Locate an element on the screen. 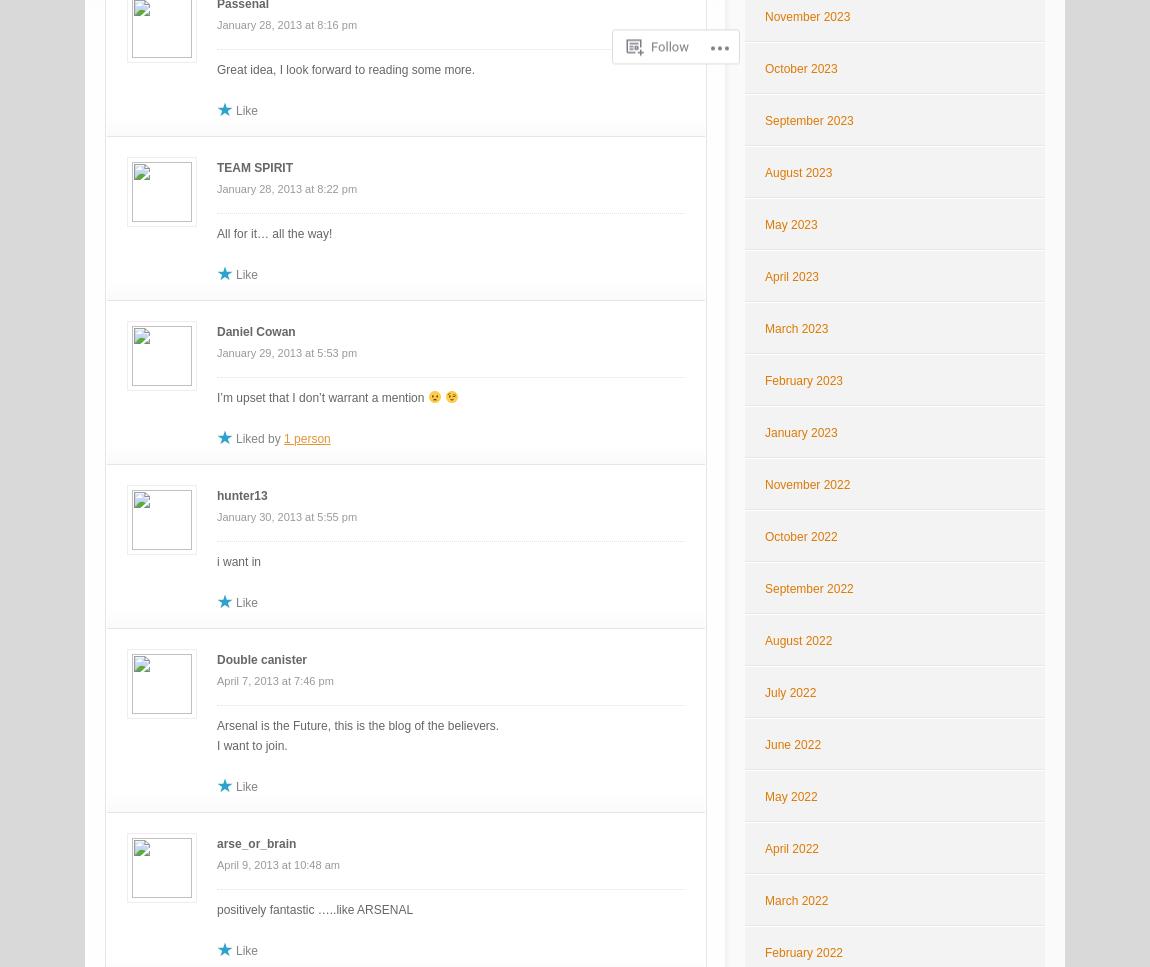 The image size is (1150, 967). 'August 2022' is located at coordinates (797, 640).